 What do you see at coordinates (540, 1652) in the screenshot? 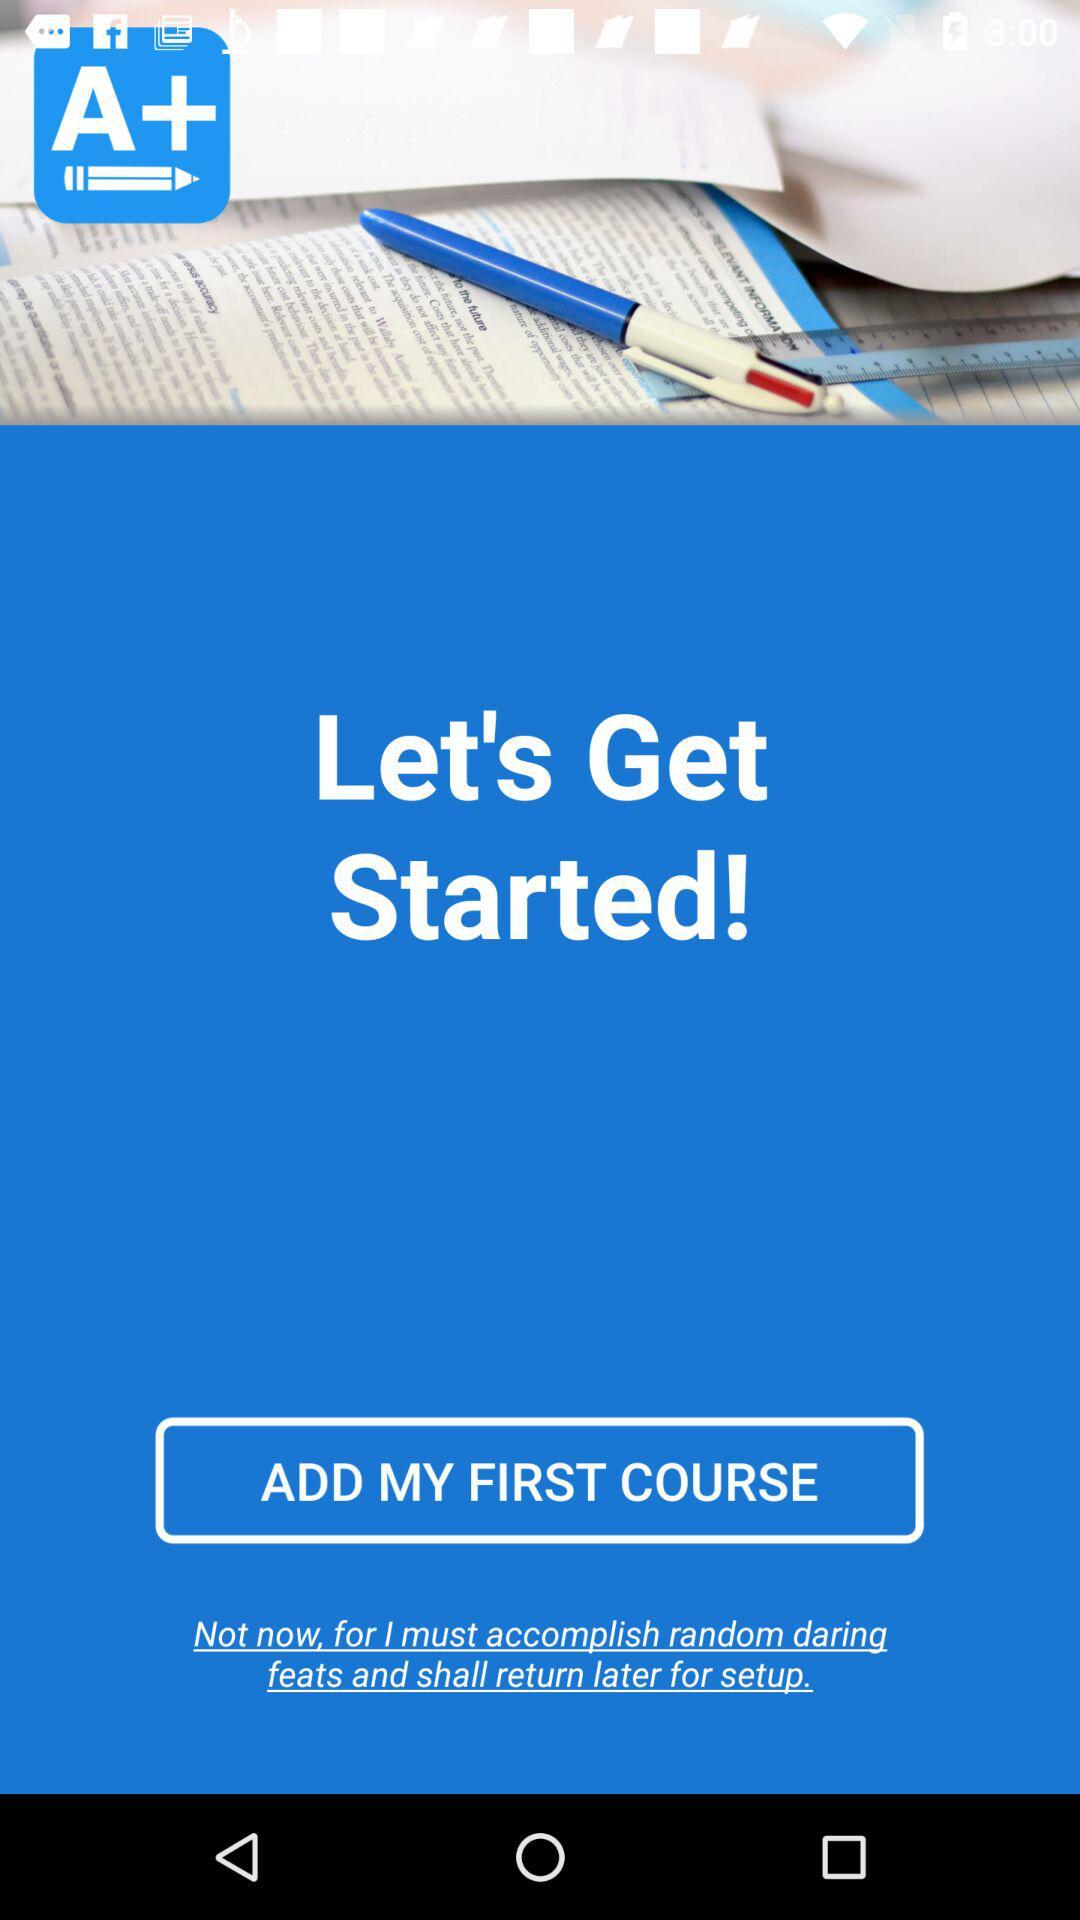
I see `icon below the add my first item` at bounding box center [540, 1652].